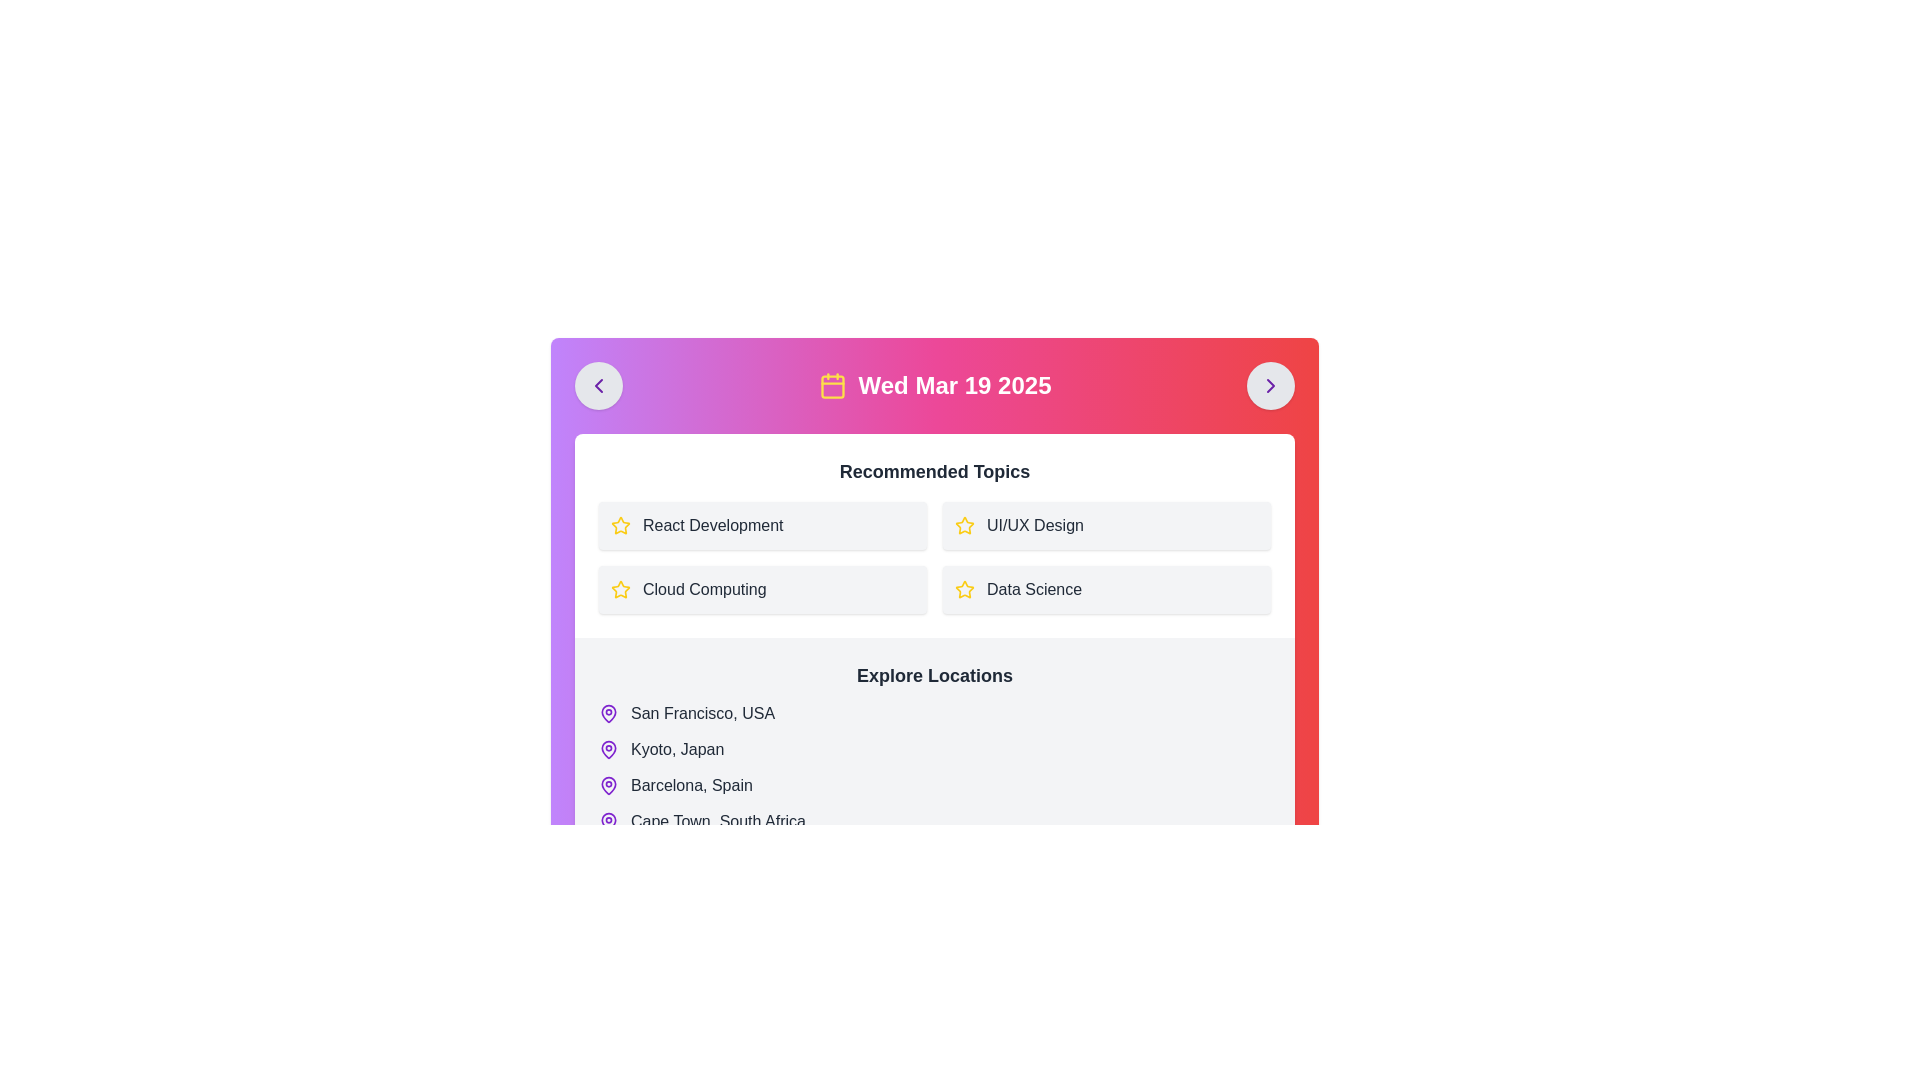 This screenshot has width=1920, height=1080. What do you see at coordinates (619, 524) in the screenshot?
I see `the five-pointed star icon with a yellow outline and a white fill located in the 'Recommended Topics' section` at bounding box center [619, 524].